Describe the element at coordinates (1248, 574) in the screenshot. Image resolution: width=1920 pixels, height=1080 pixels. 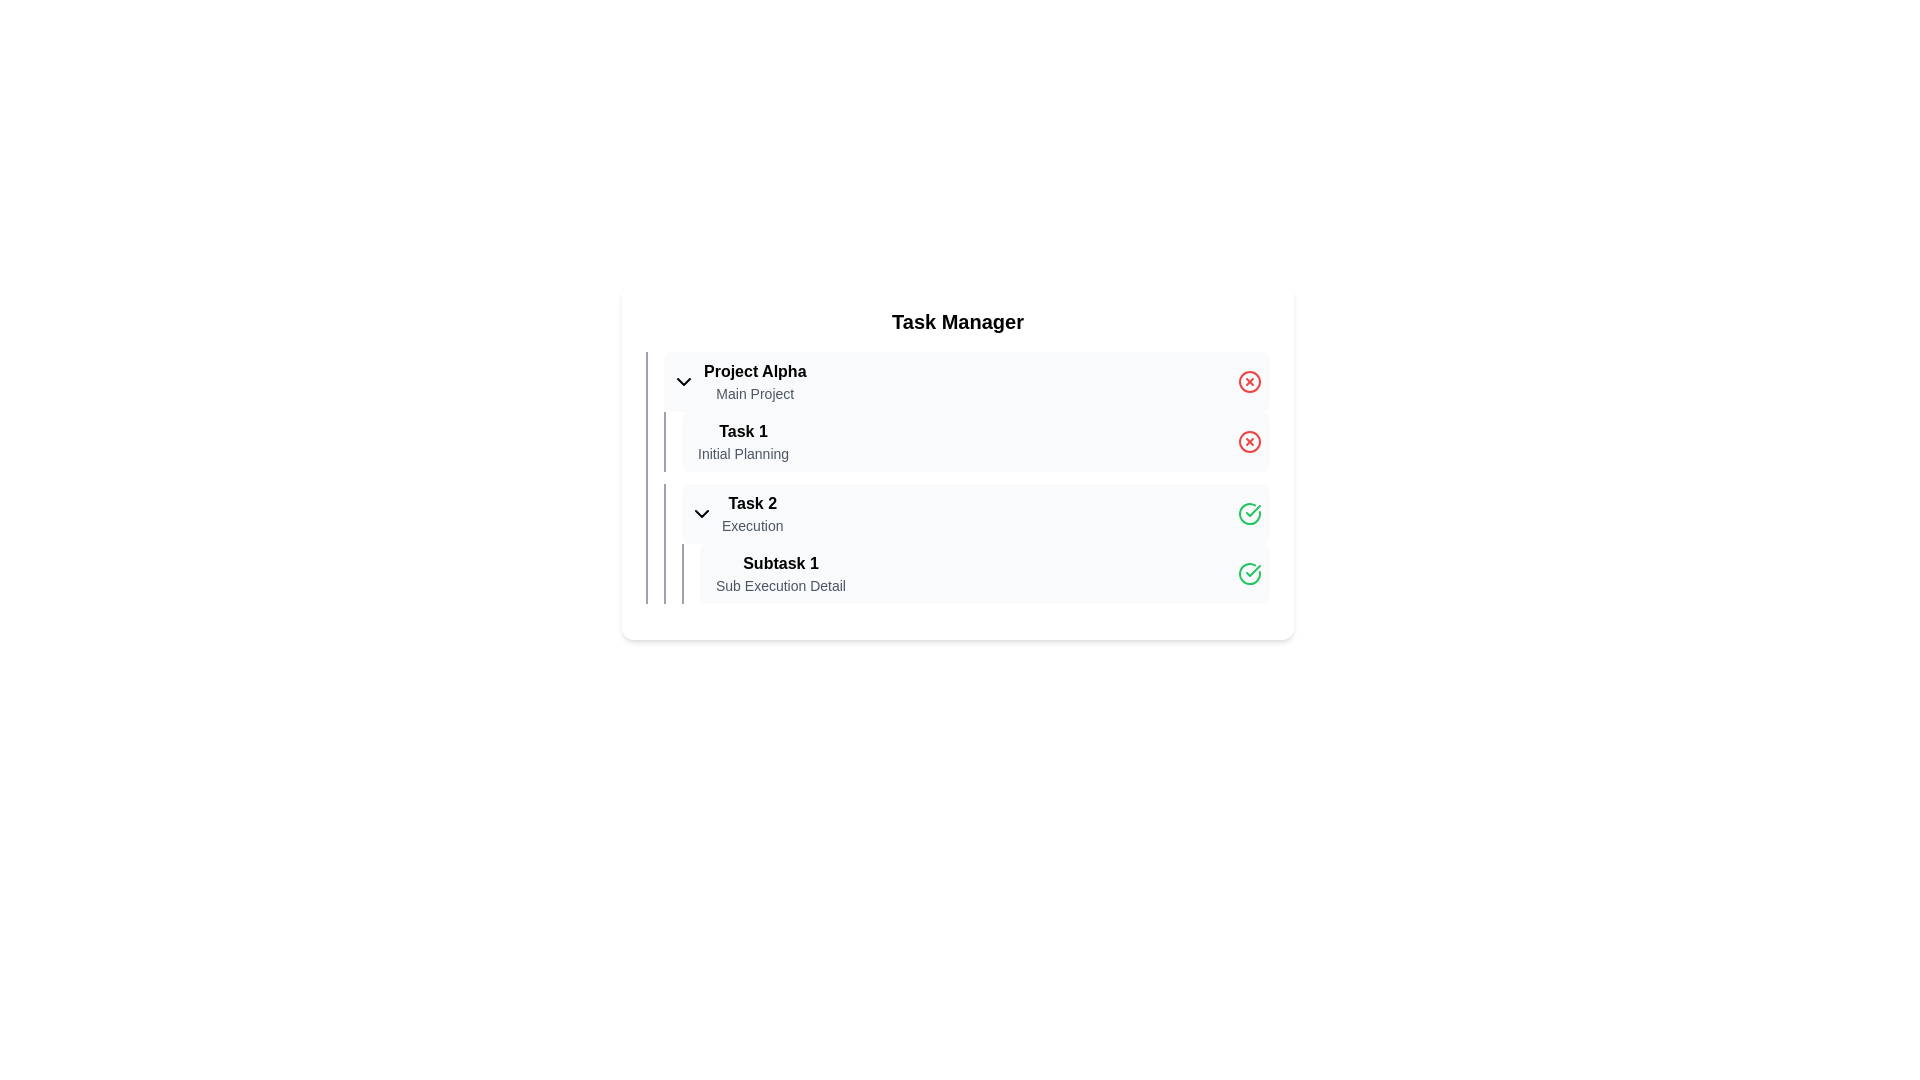
I see `the success indicator icon located at the far right side of the row labeled 'Subtask 1' in the task list` at that location.